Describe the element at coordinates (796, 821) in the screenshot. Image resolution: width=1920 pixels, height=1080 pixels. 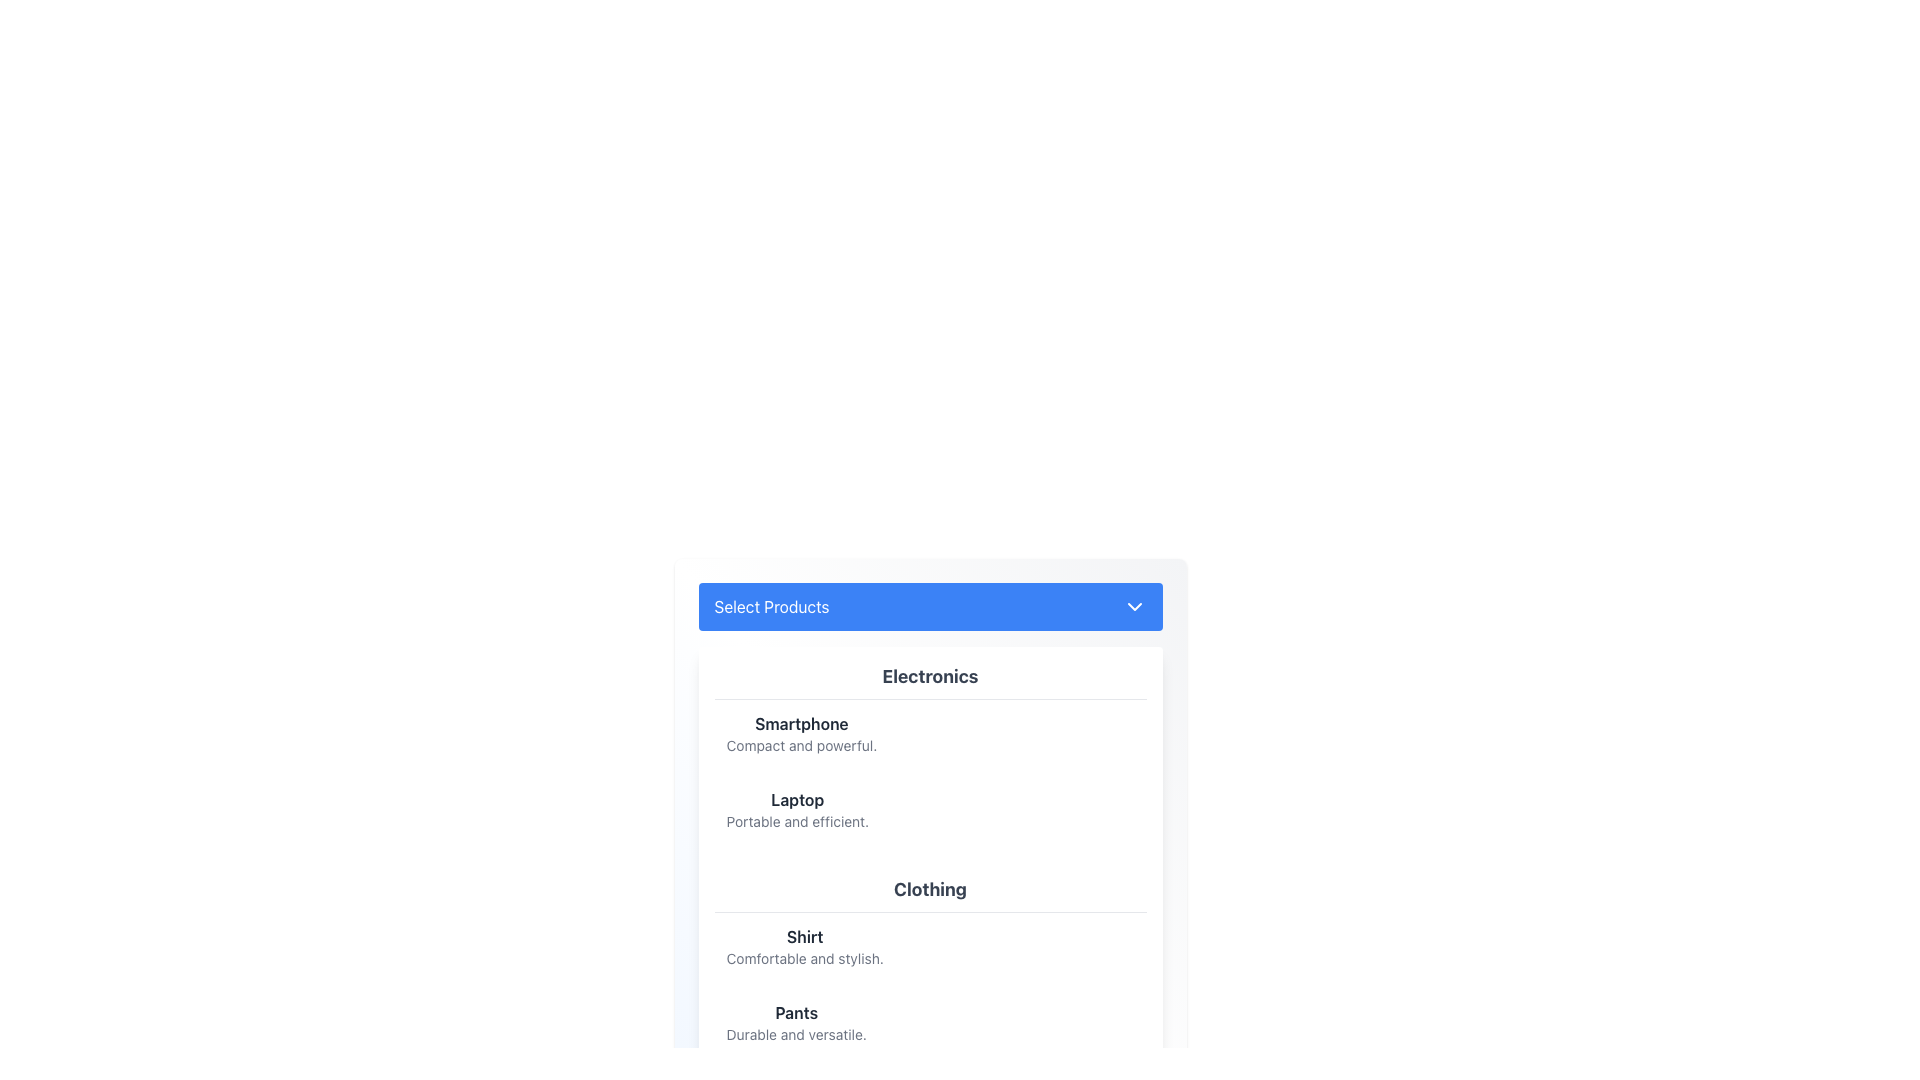
I see `text snippet styled in a small gray font displaying 'Portable and efficient.' which is located below the bold title 'Laptop' in the Electronics section` at that location.